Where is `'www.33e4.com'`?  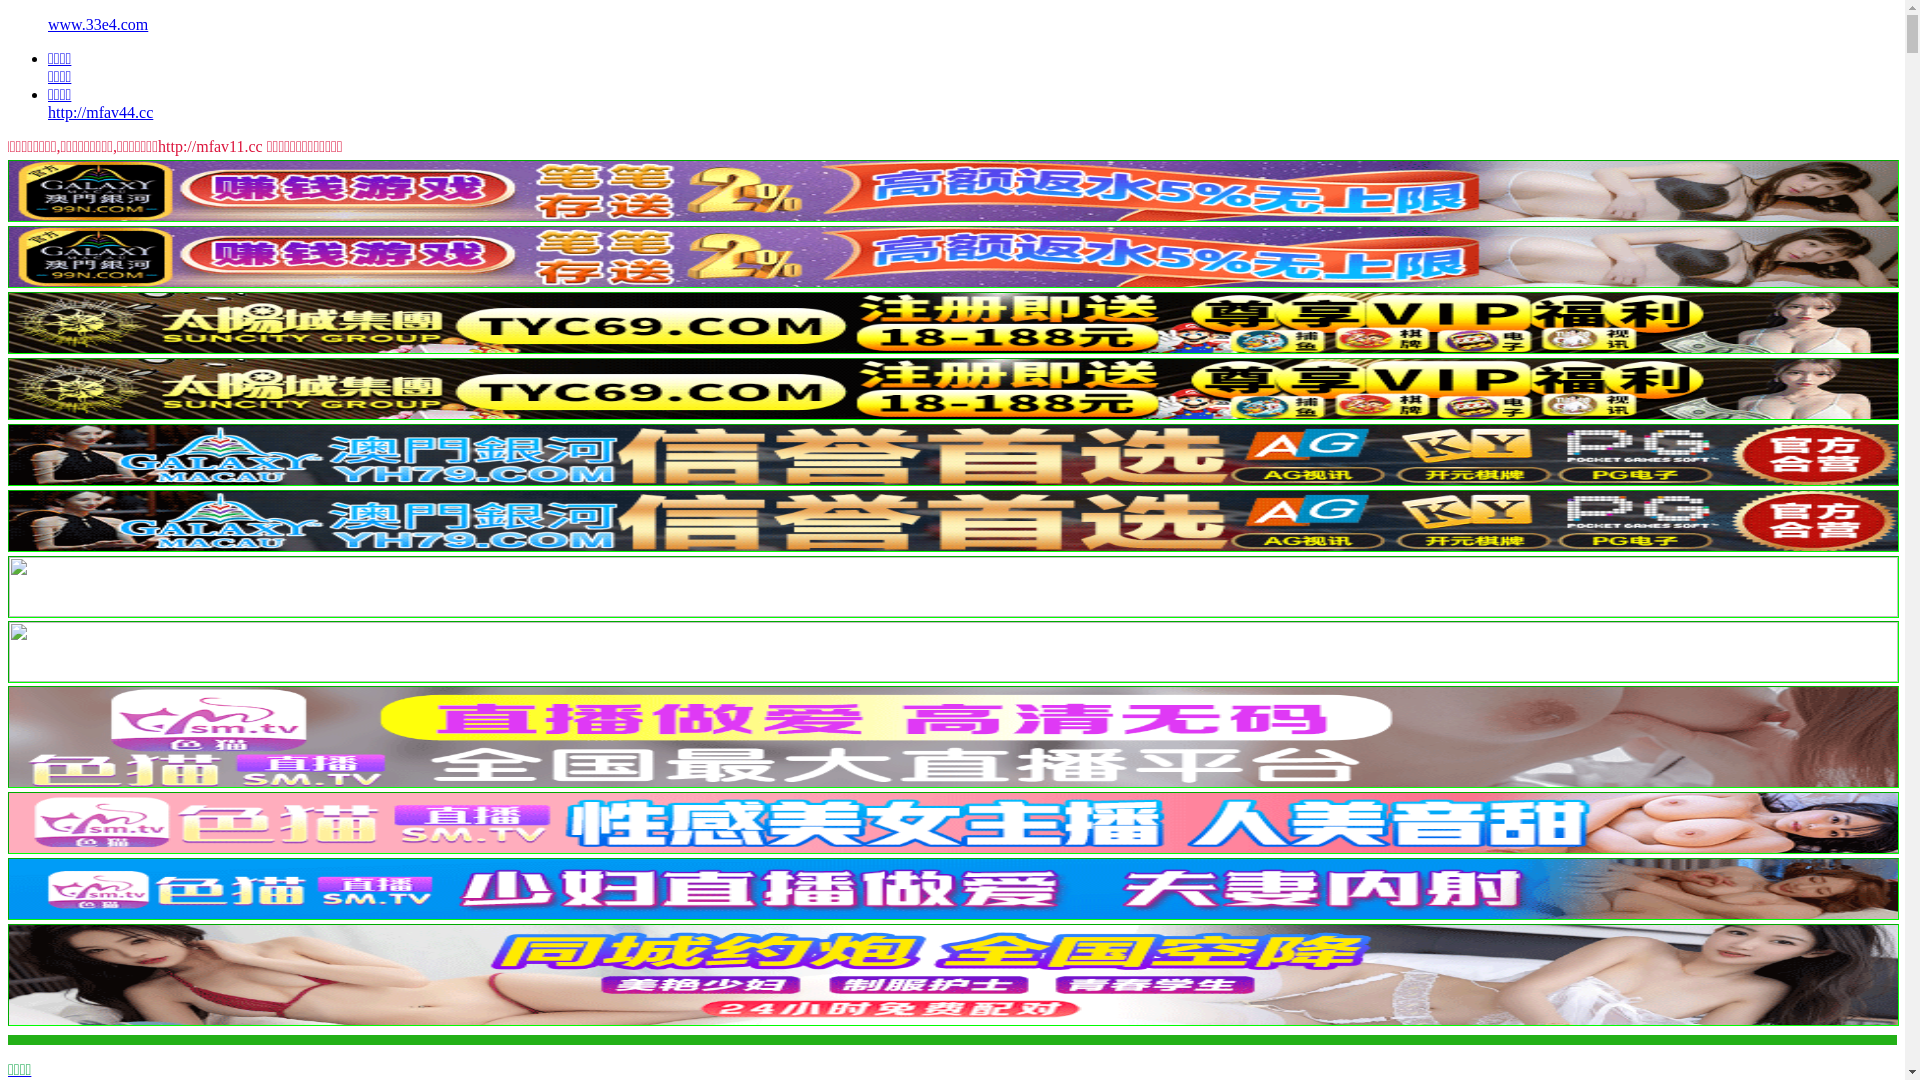 'www.33e4.com' is located at coordinates (96, 24).